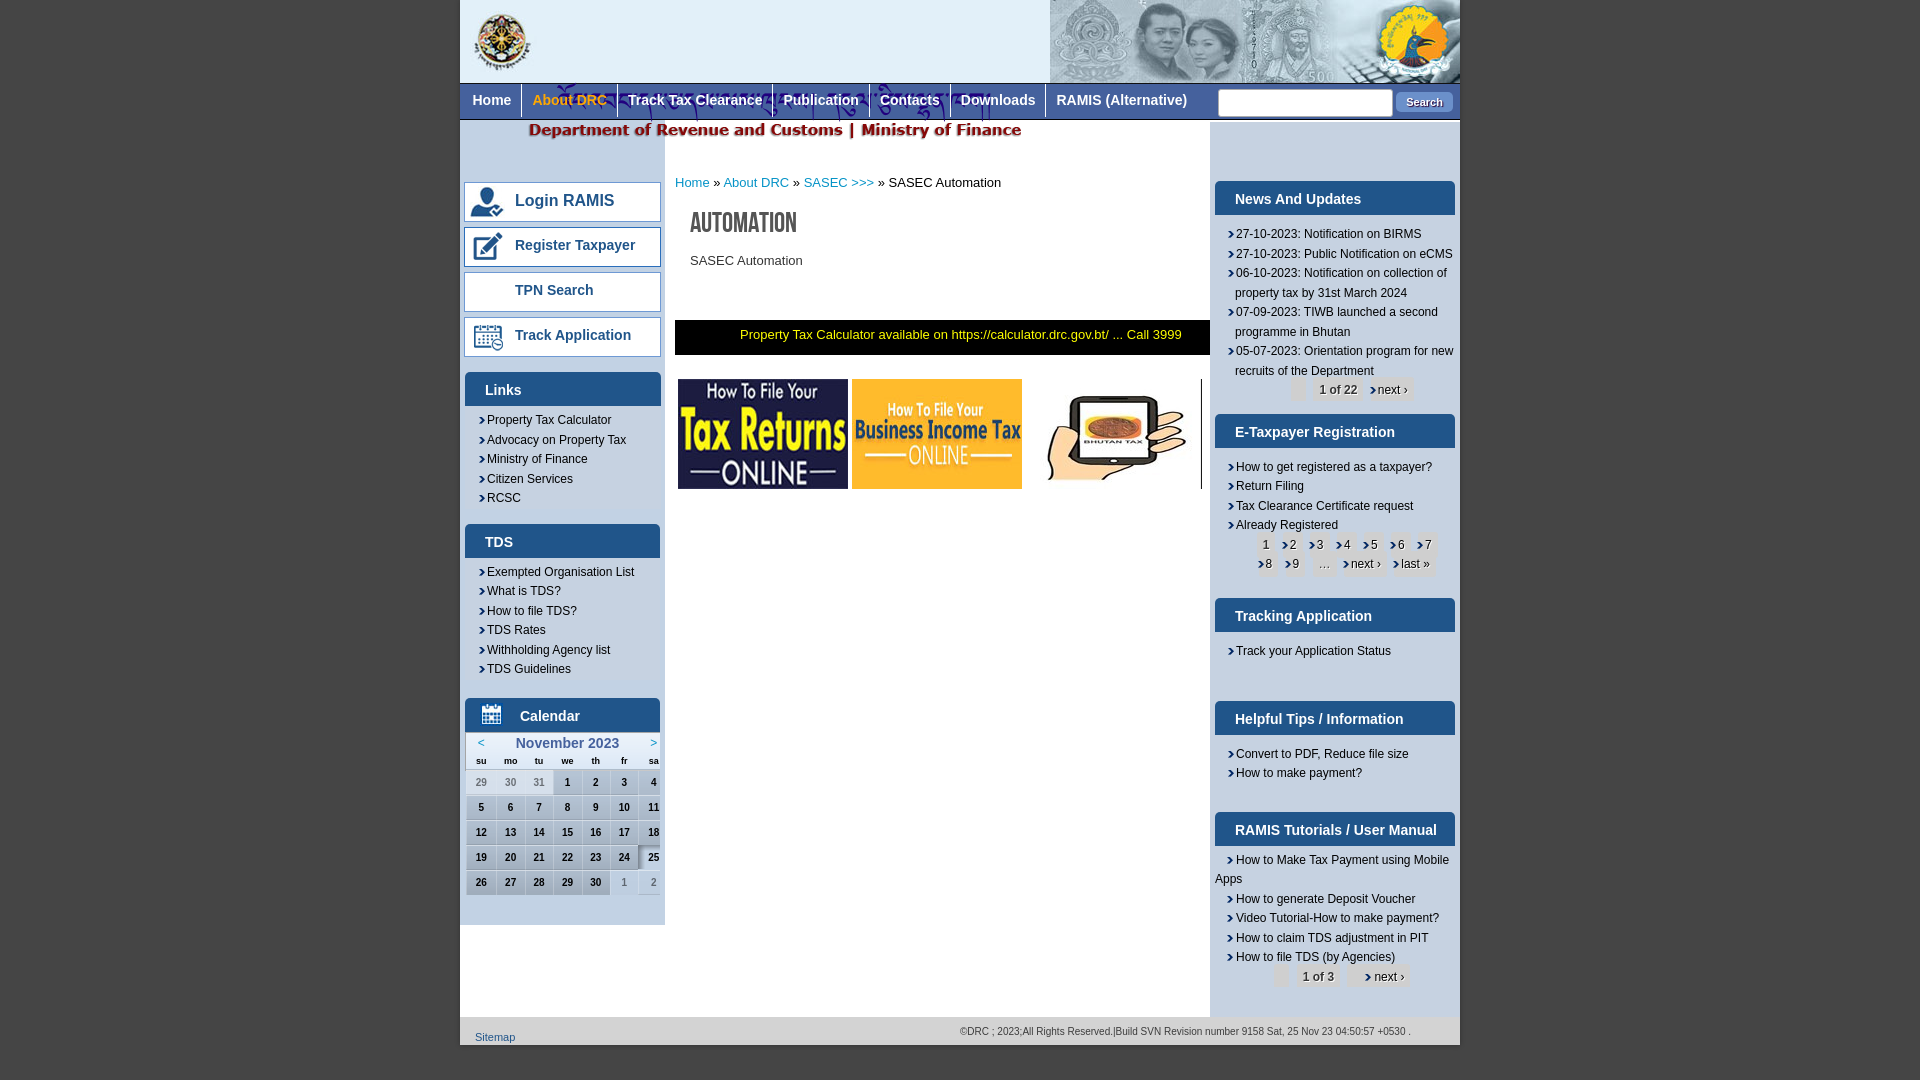 This screenshot has width=1920, height=1080. I want to click on '2', so click(1288, 544).